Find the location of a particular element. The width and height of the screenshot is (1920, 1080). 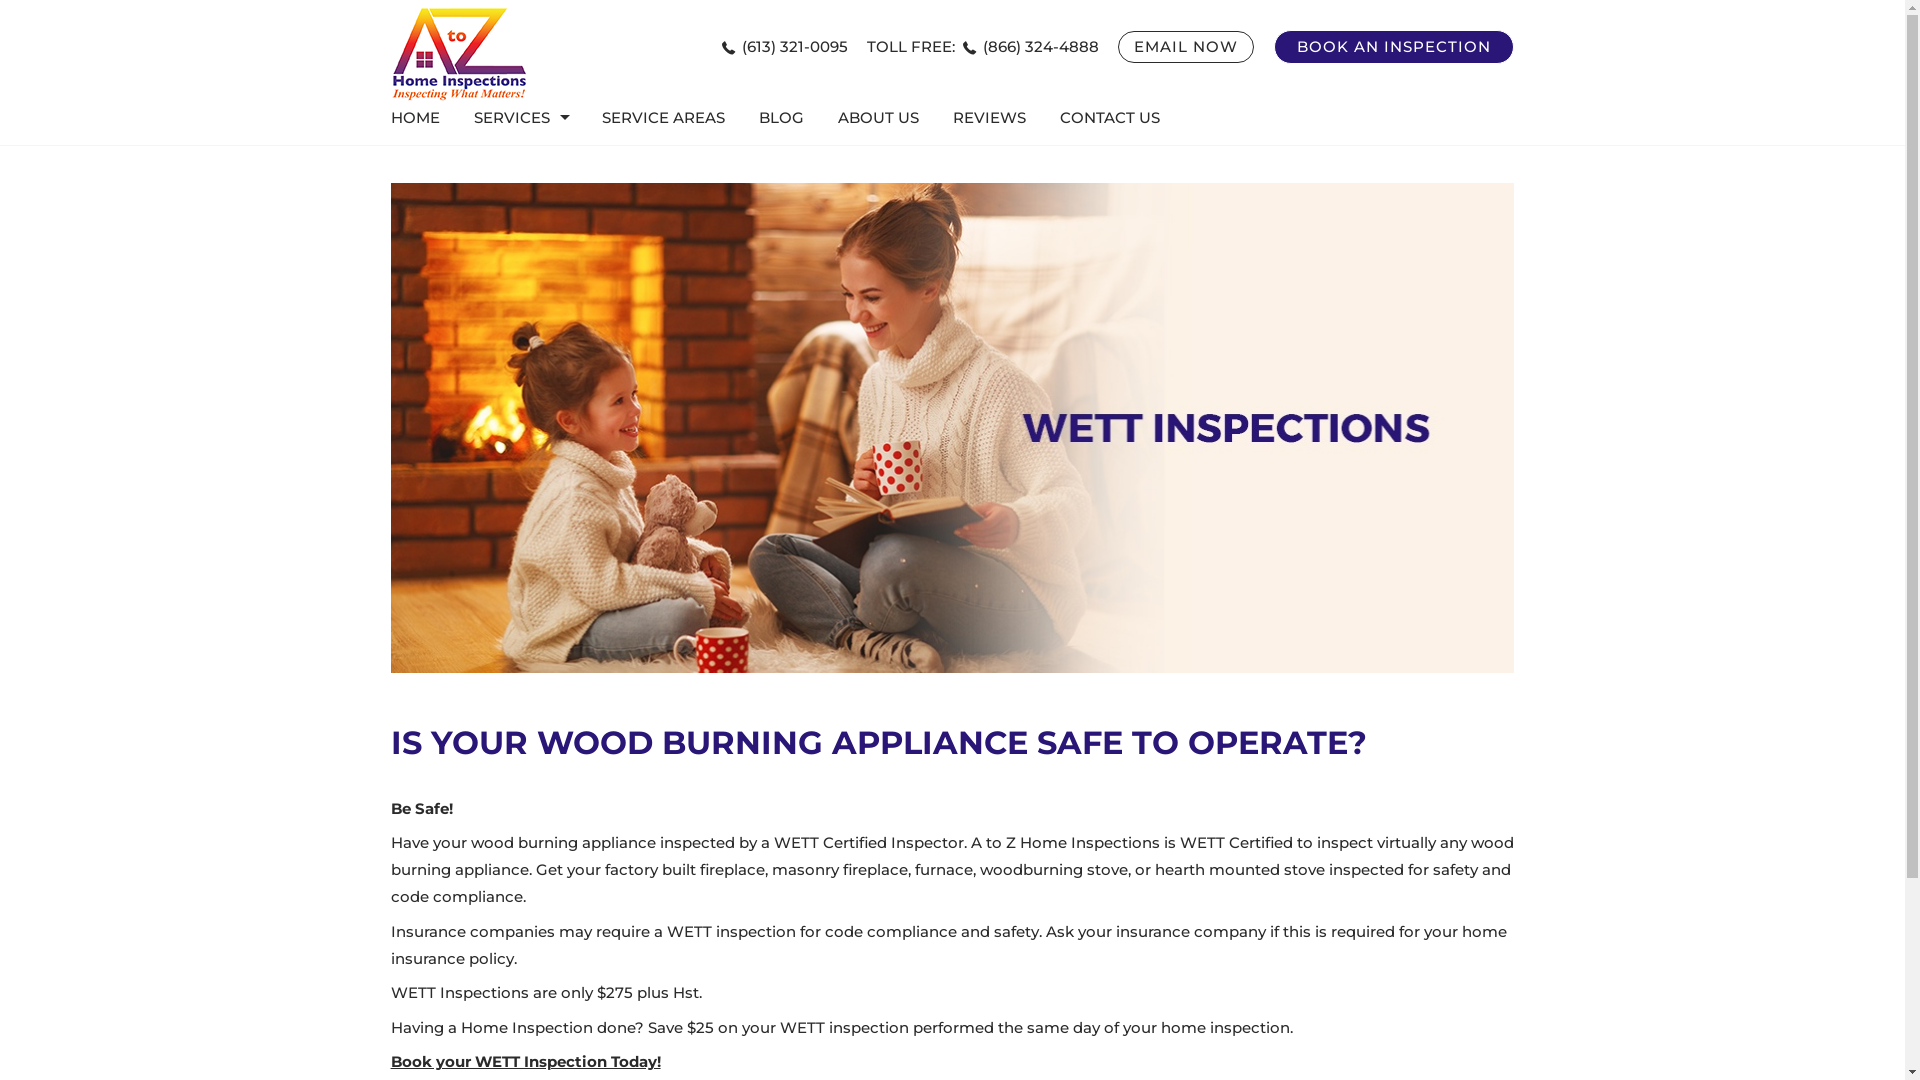

'SERVICES' is located at coordinates (521, 117).